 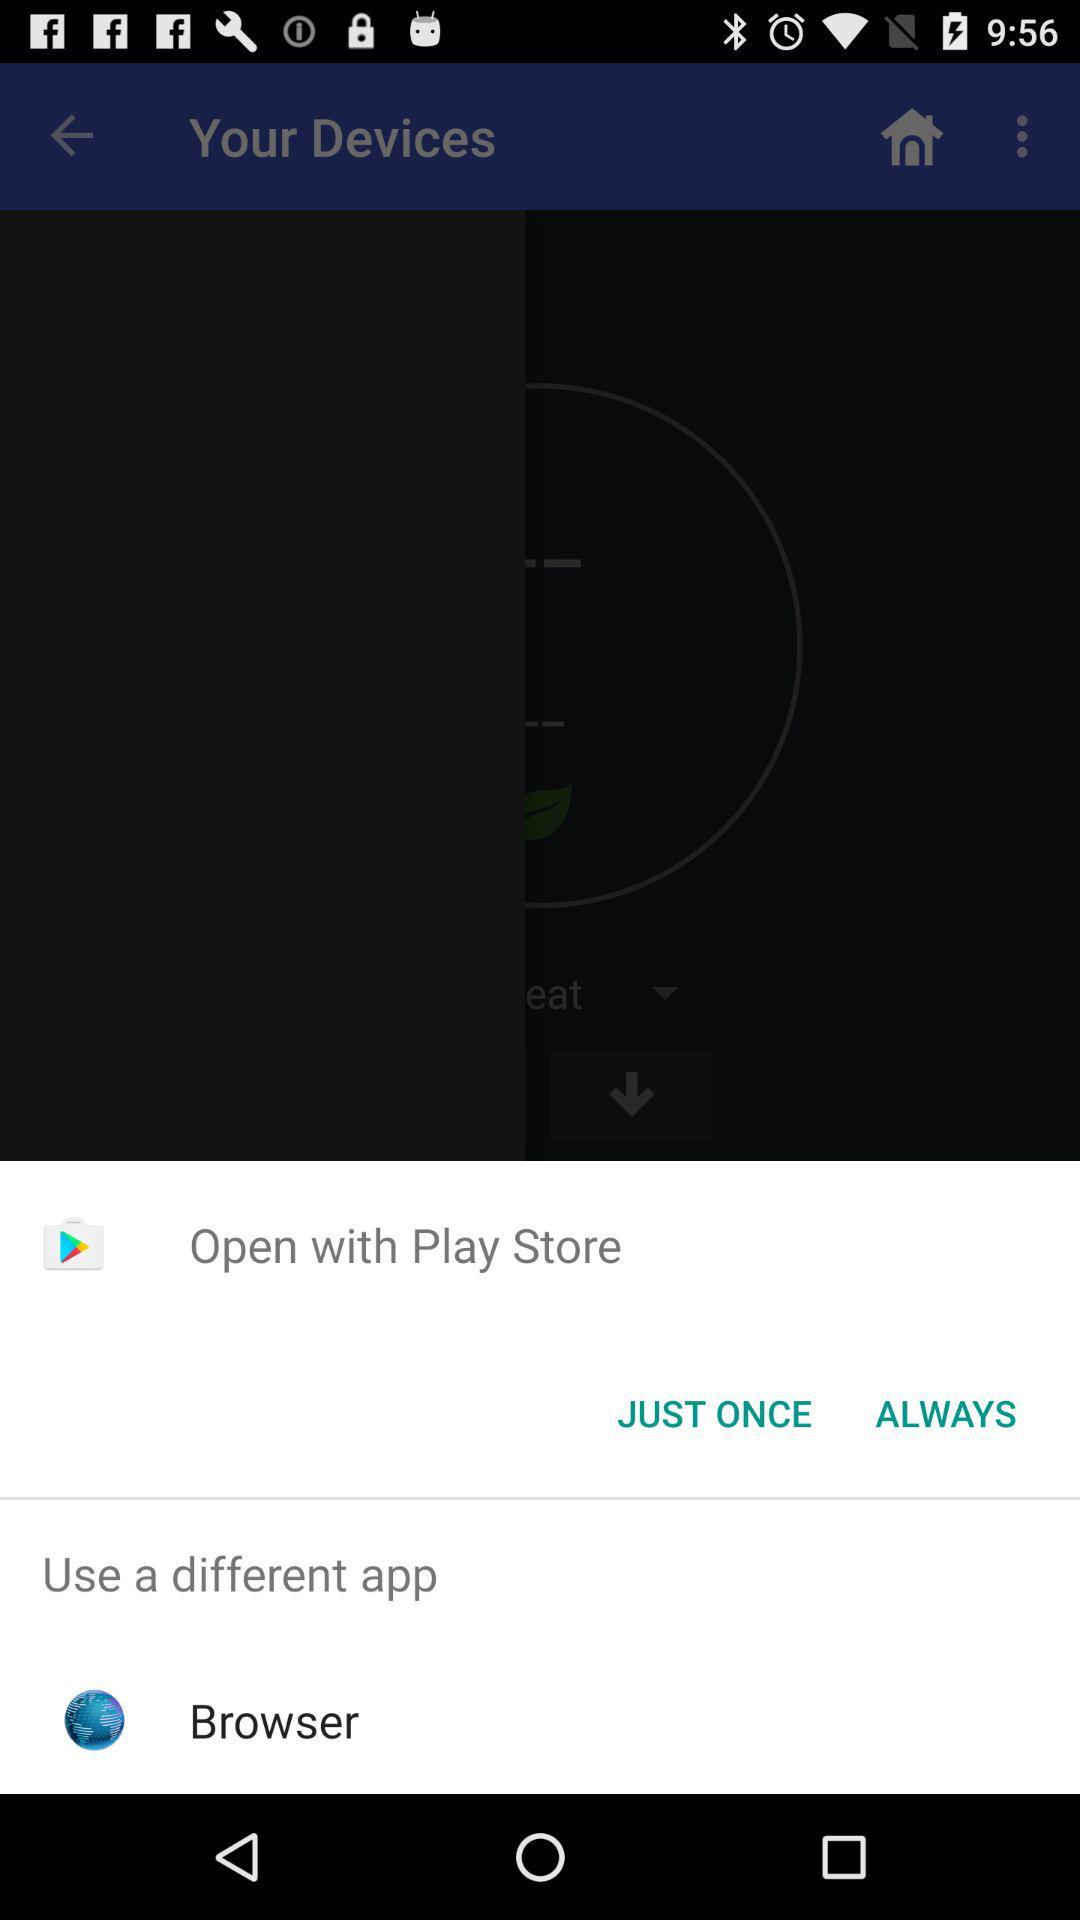 I want to click on the item at the bottom right corner, so click(x=945, y=1411).